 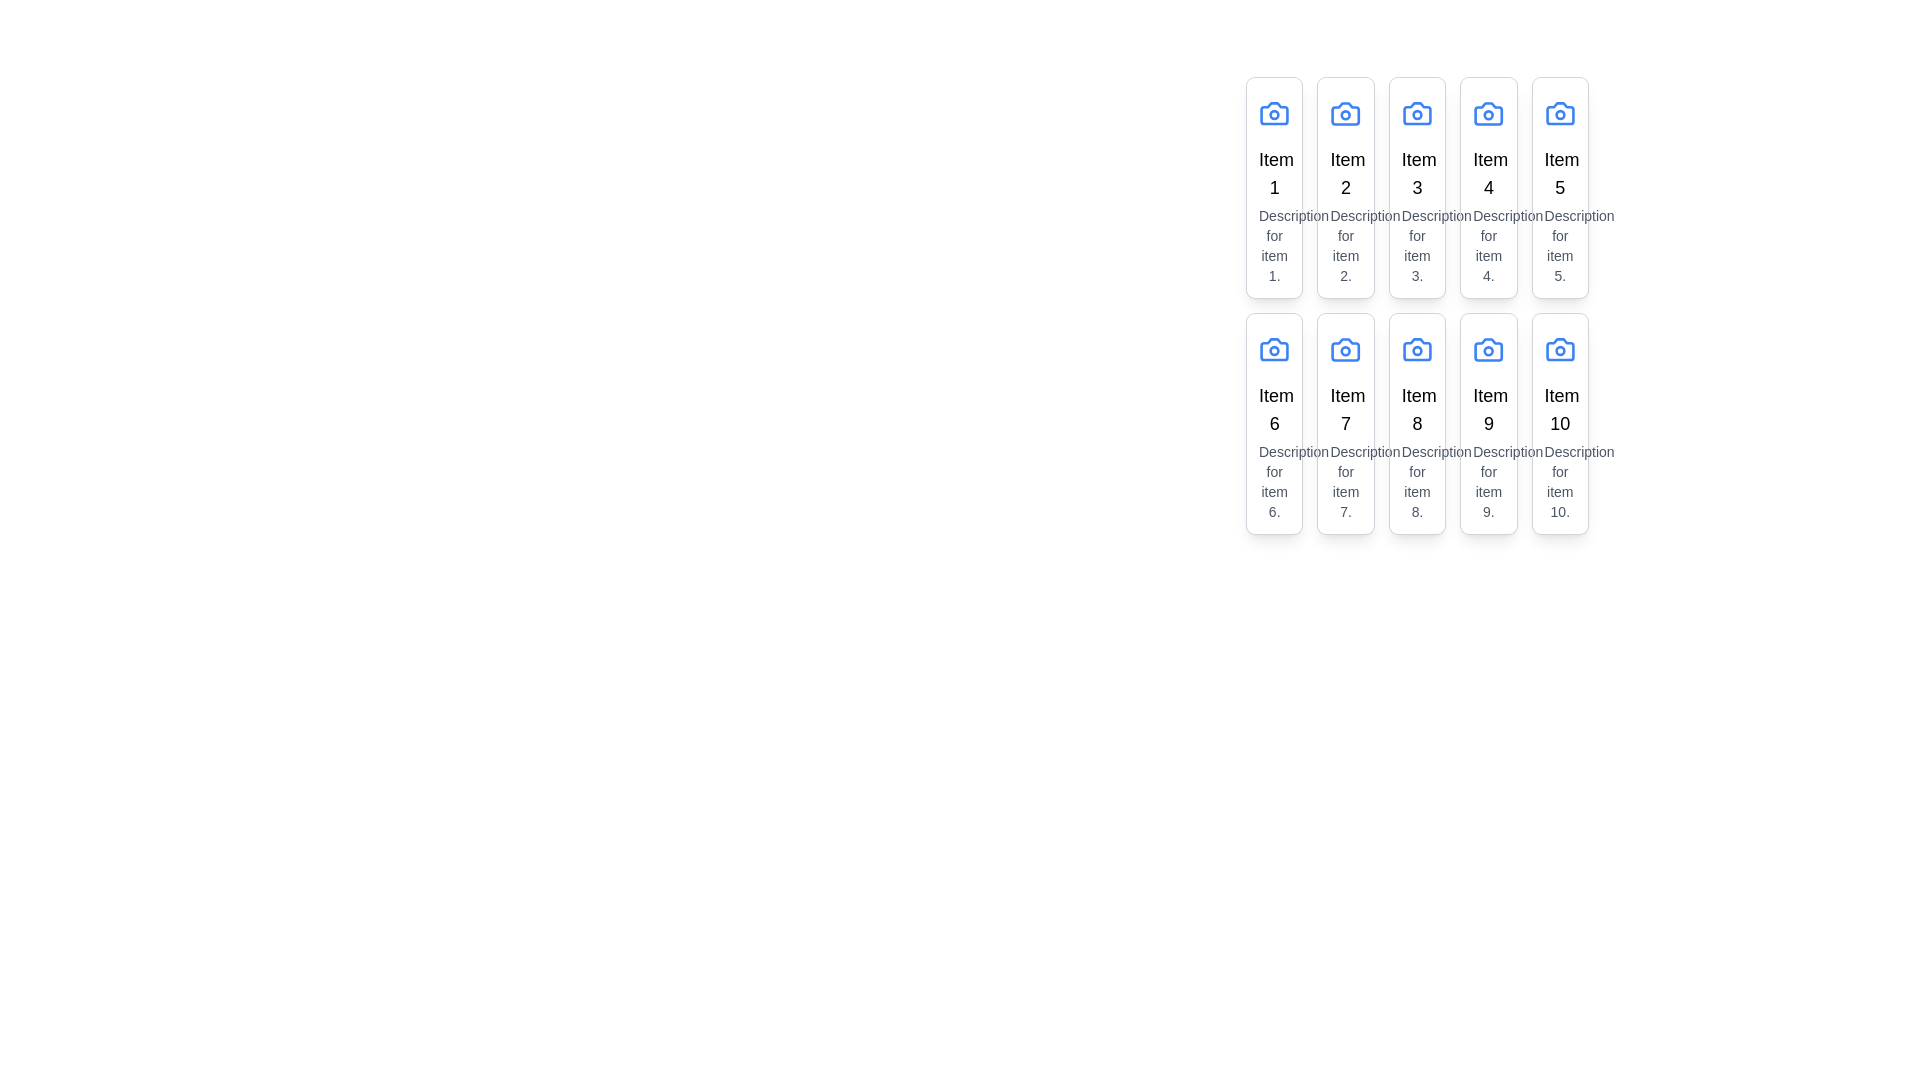 I want to click on the blue camera icon located at the top center of the card labeled 'Item 5', so click(x=1559, y=114).